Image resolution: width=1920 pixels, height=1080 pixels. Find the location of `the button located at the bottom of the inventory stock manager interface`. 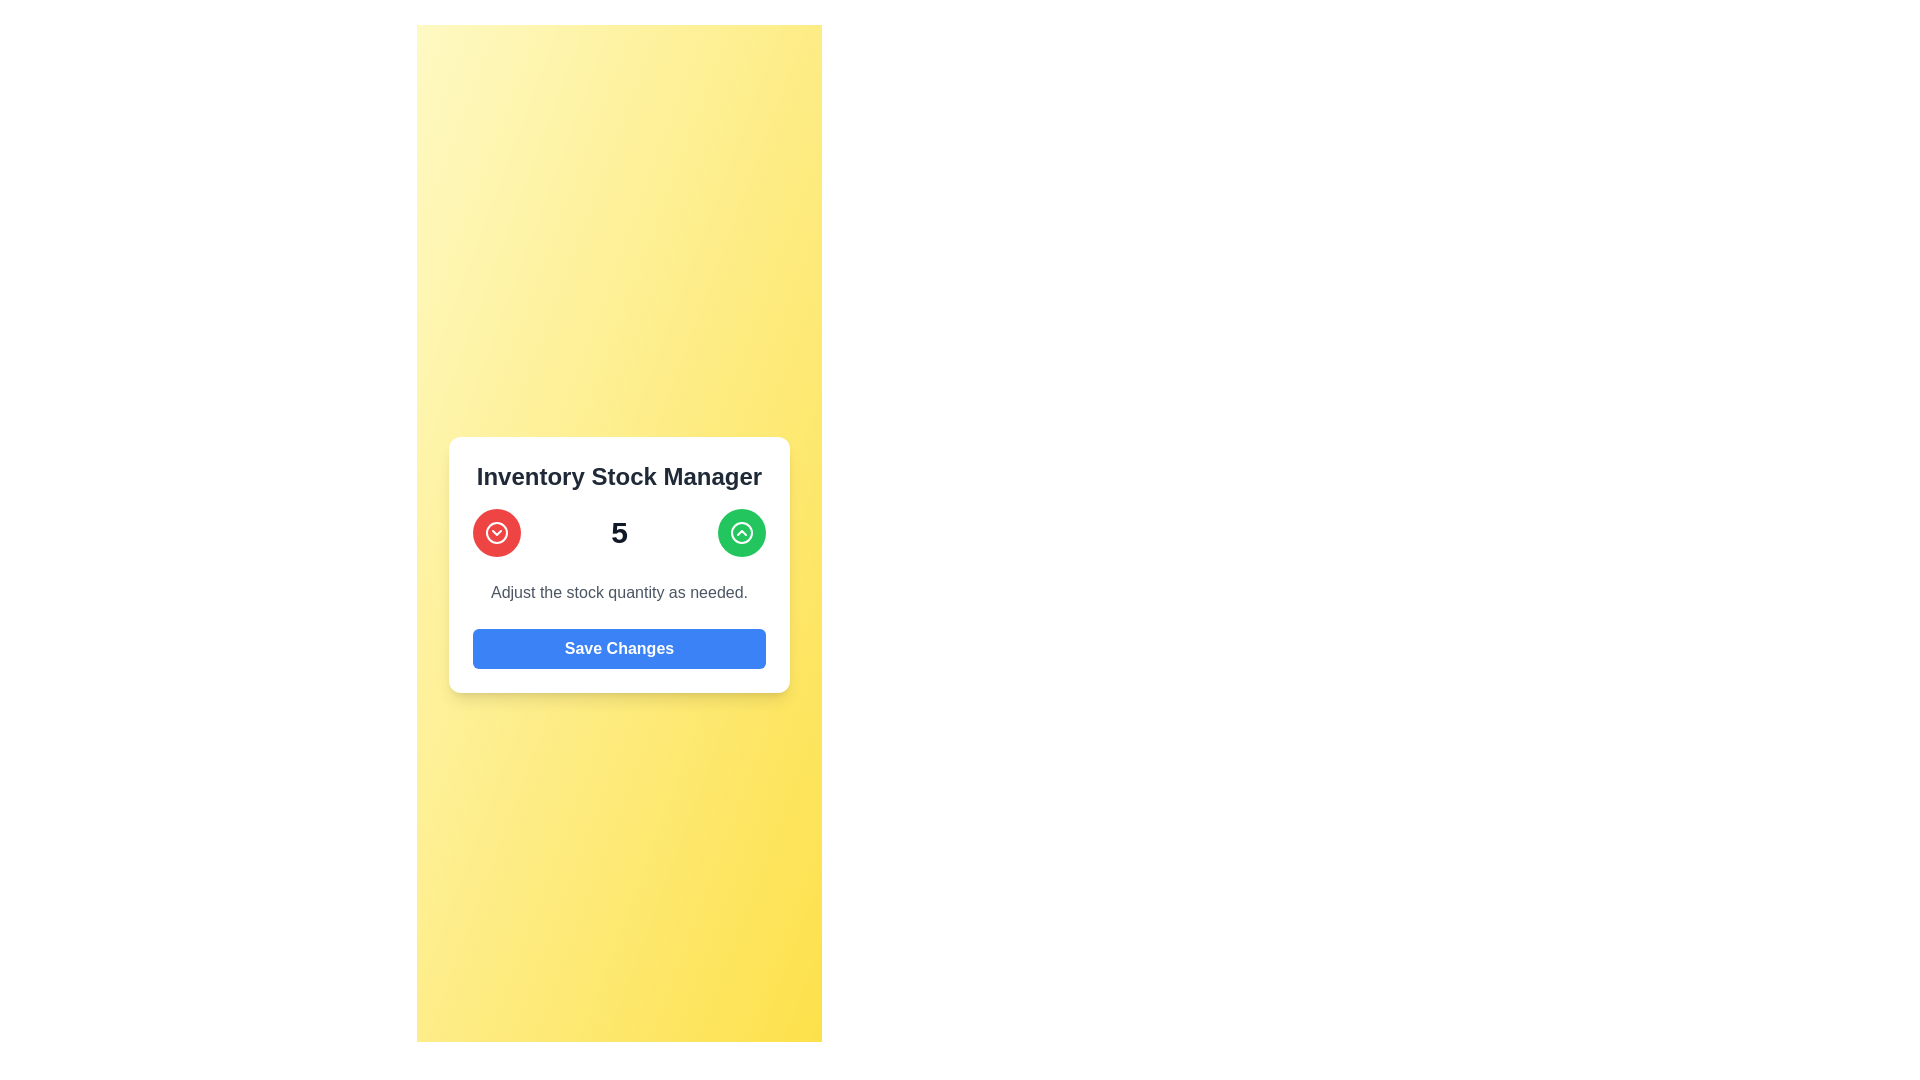

the button located at the bottom of the inventory stock manager interface is located at coordinates (618, 648).